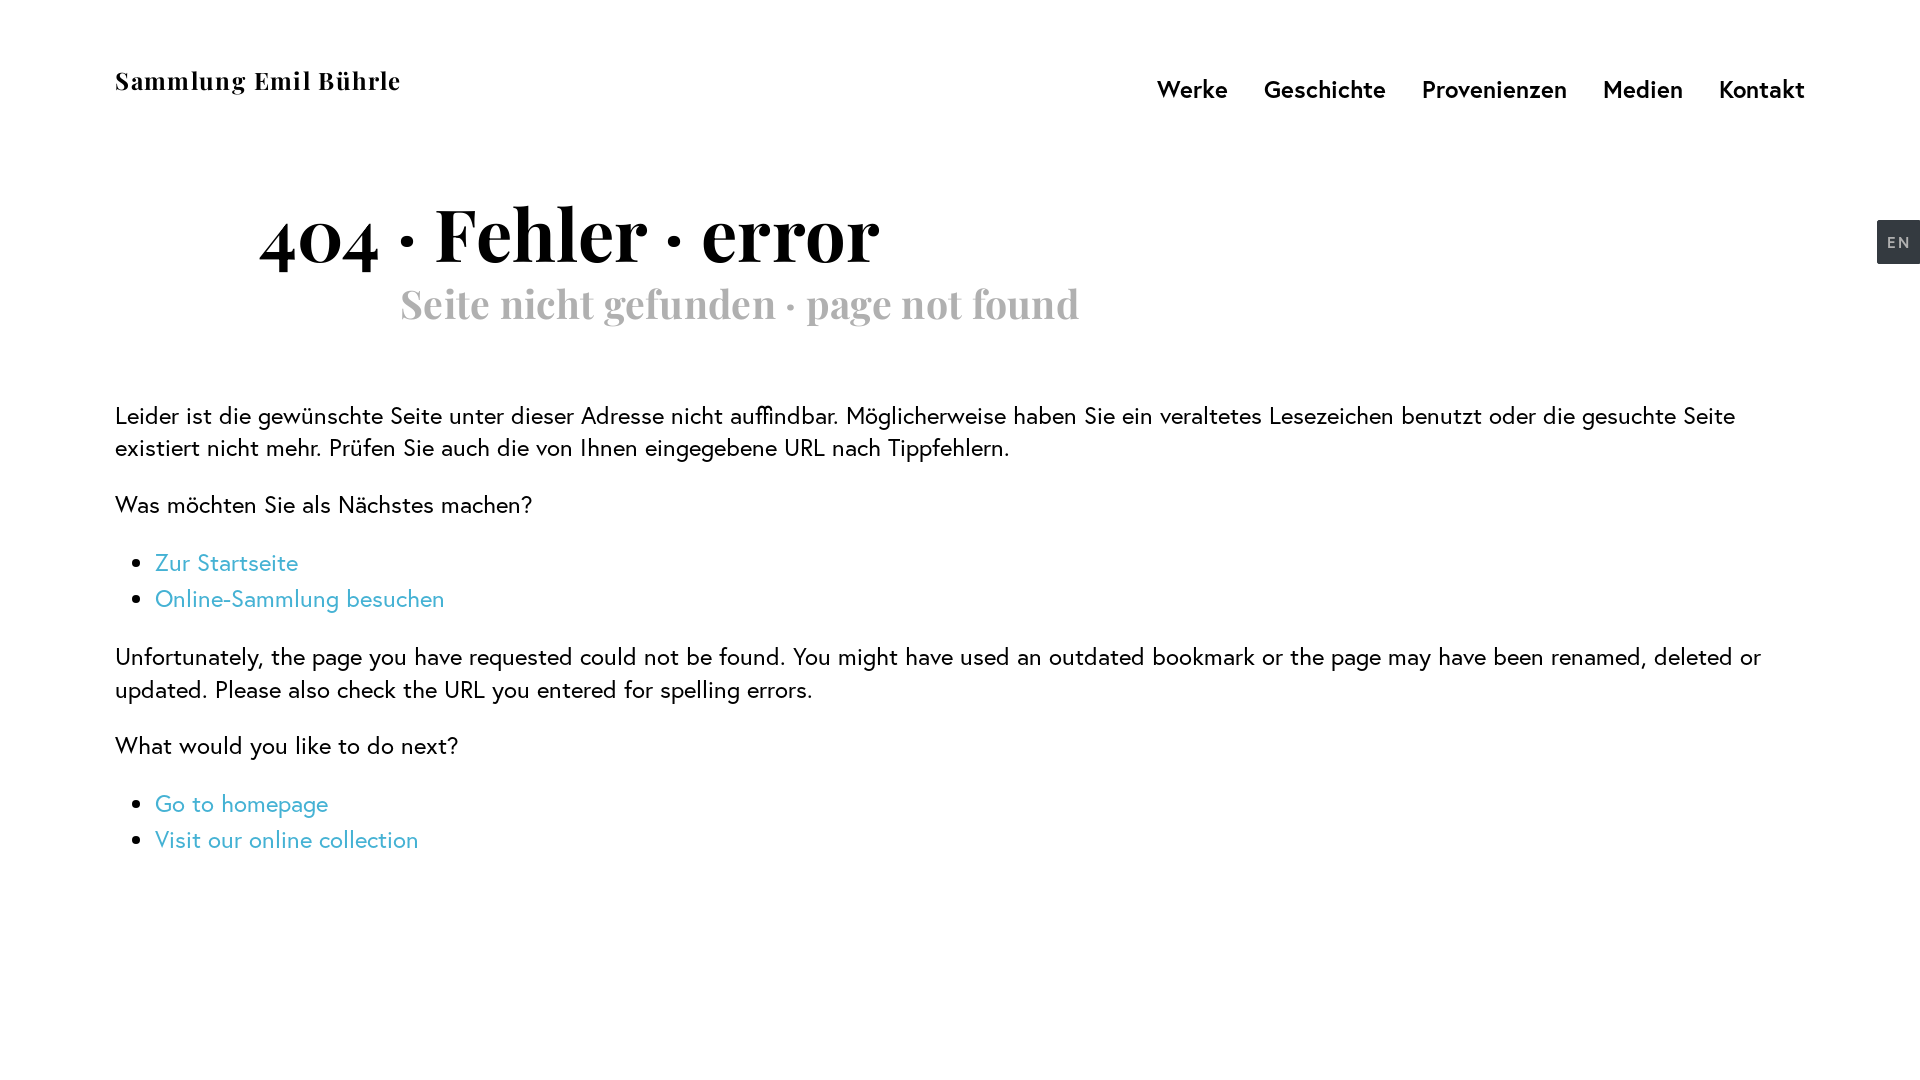  I want to click on 'Provenienzen', so click(1494, 87).